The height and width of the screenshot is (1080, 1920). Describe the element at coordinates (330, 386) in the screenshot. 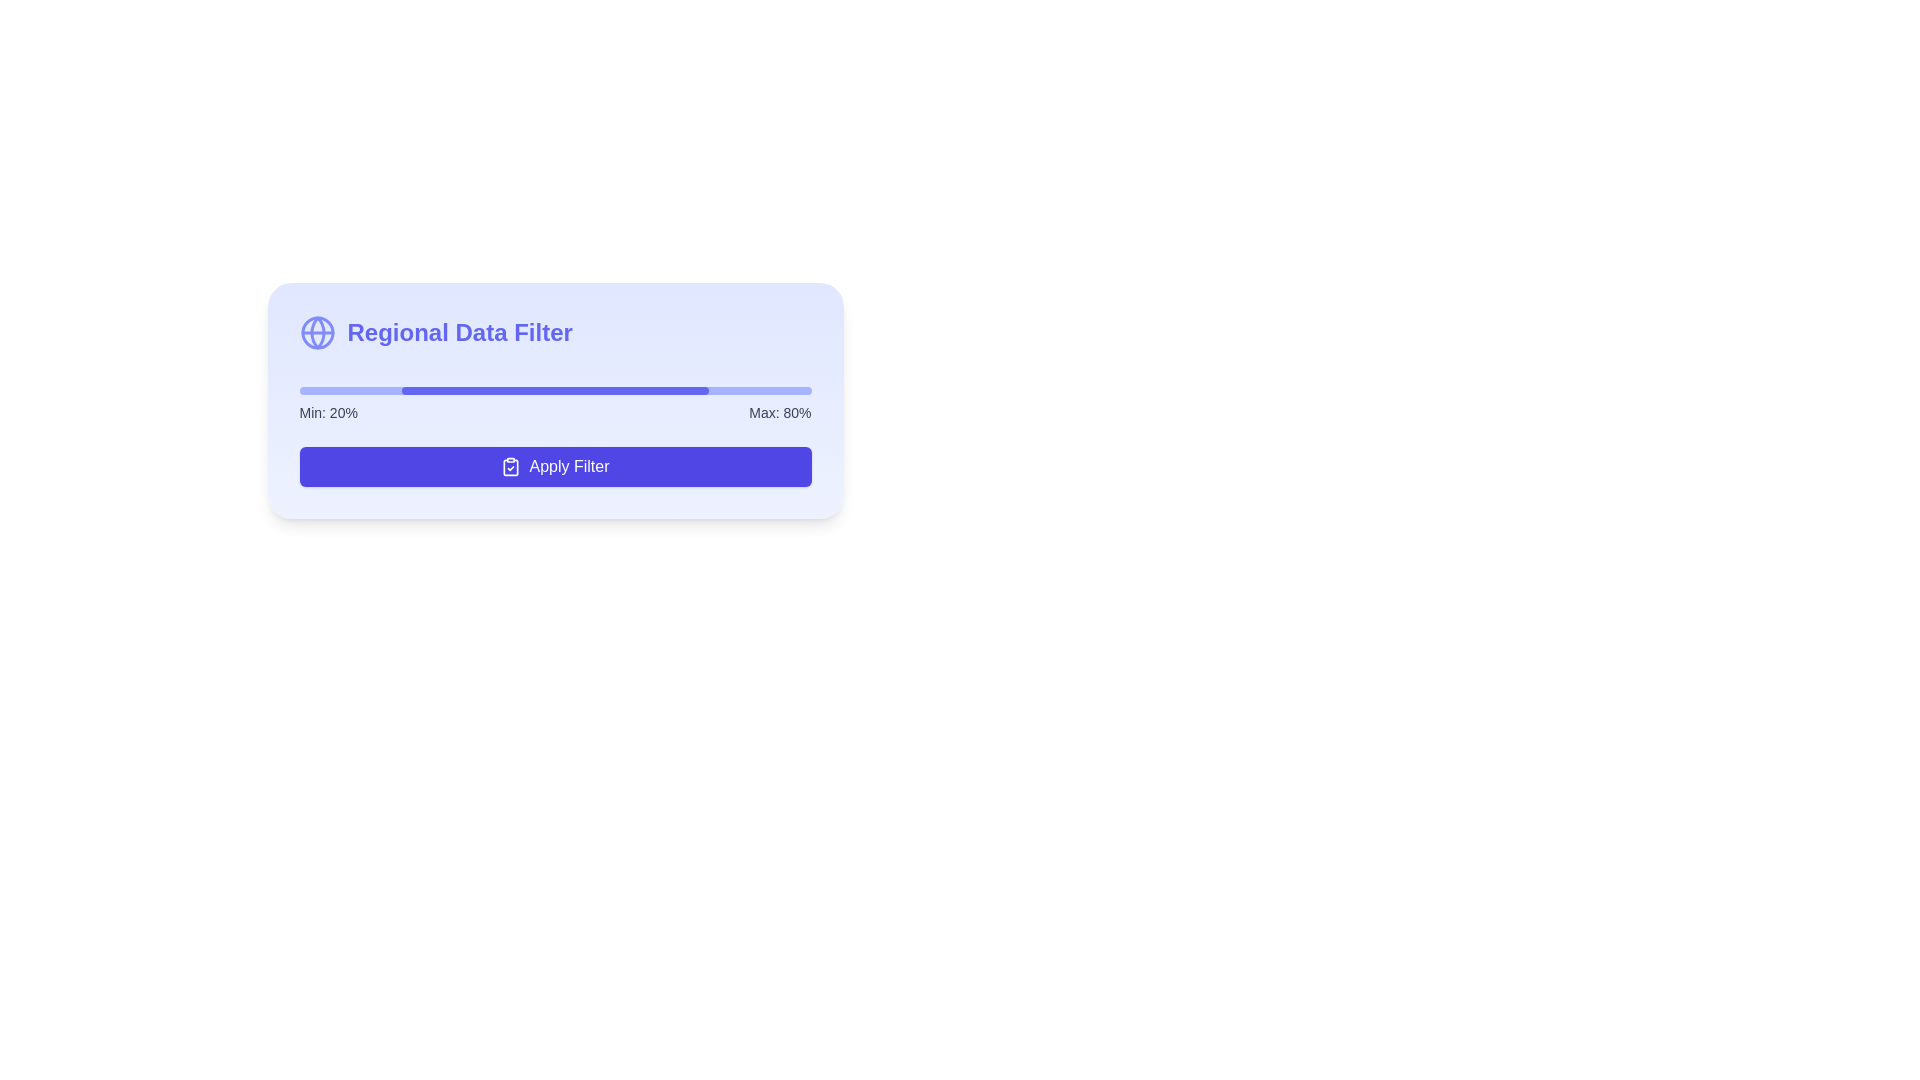

I see `the slider` at that location.